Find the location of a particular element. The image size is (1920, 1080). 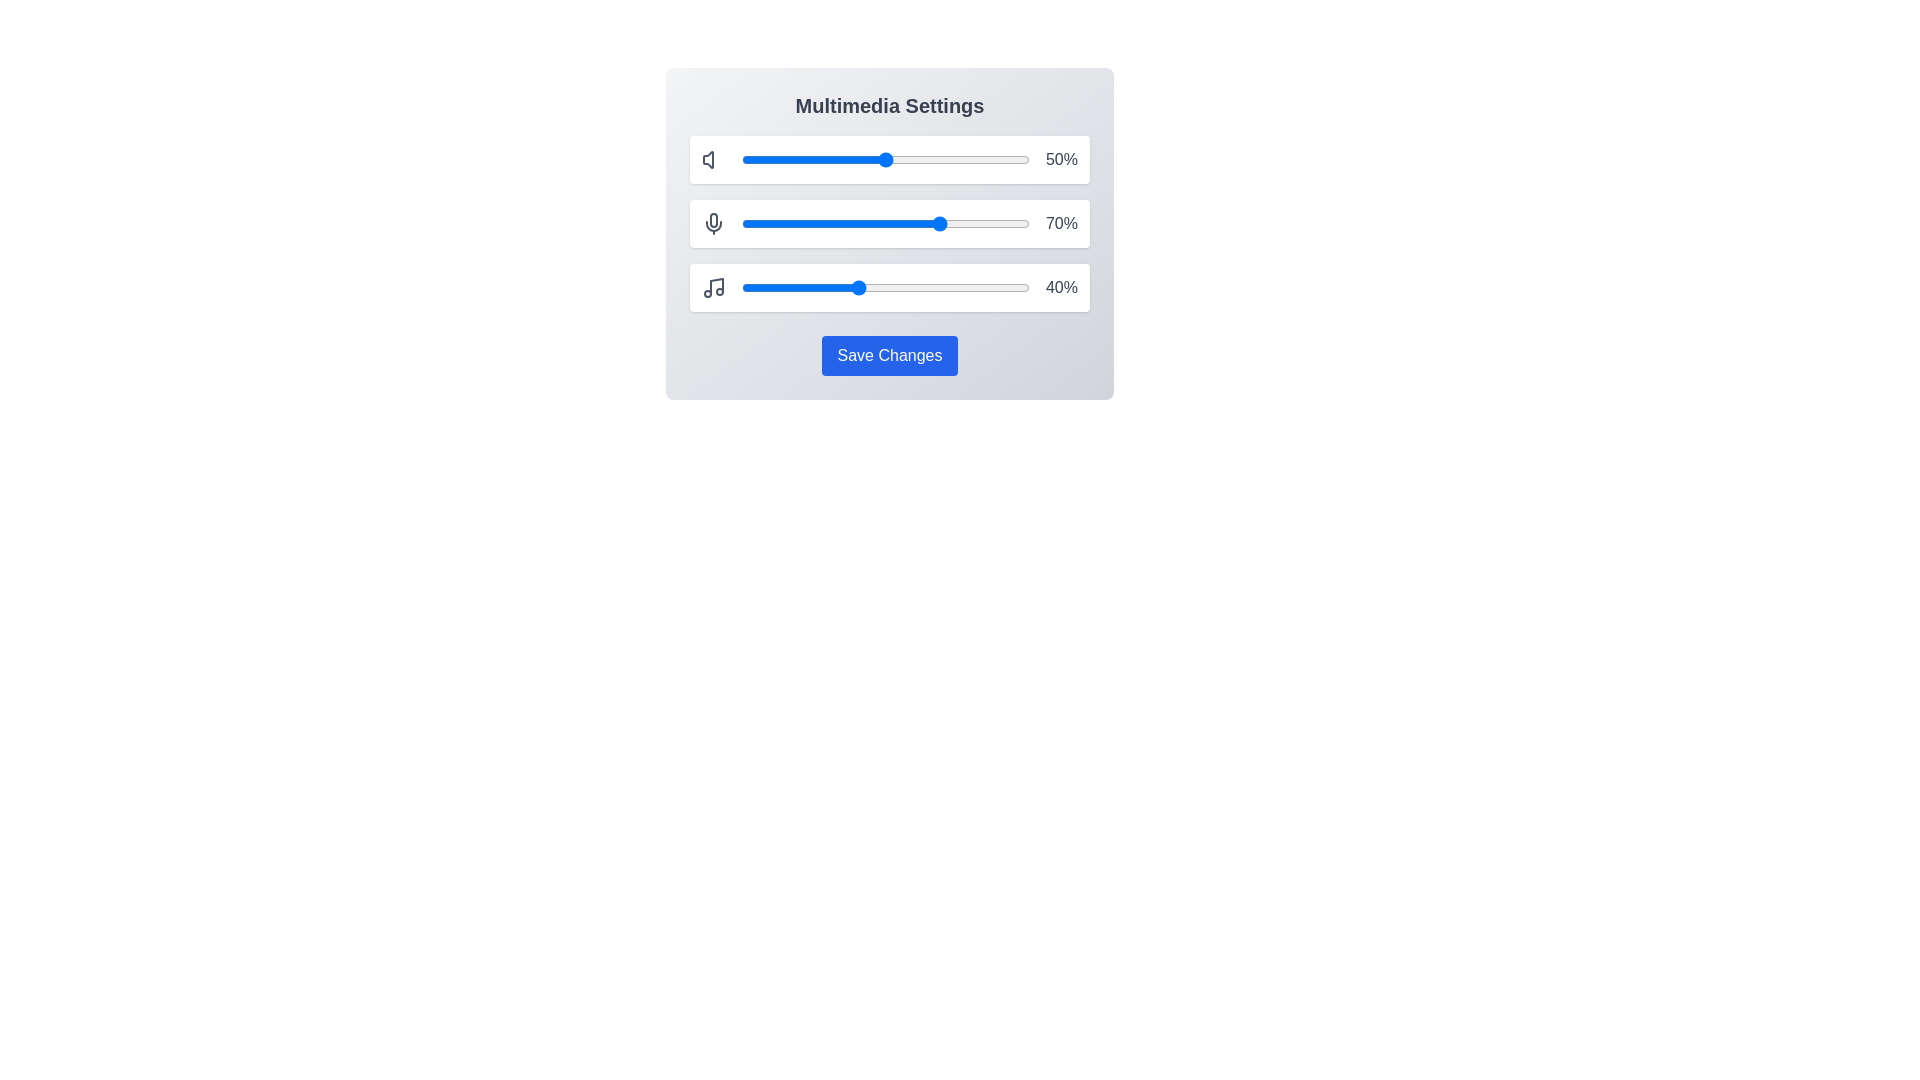

the music slider to 57% is located at coordinates (905, 288).